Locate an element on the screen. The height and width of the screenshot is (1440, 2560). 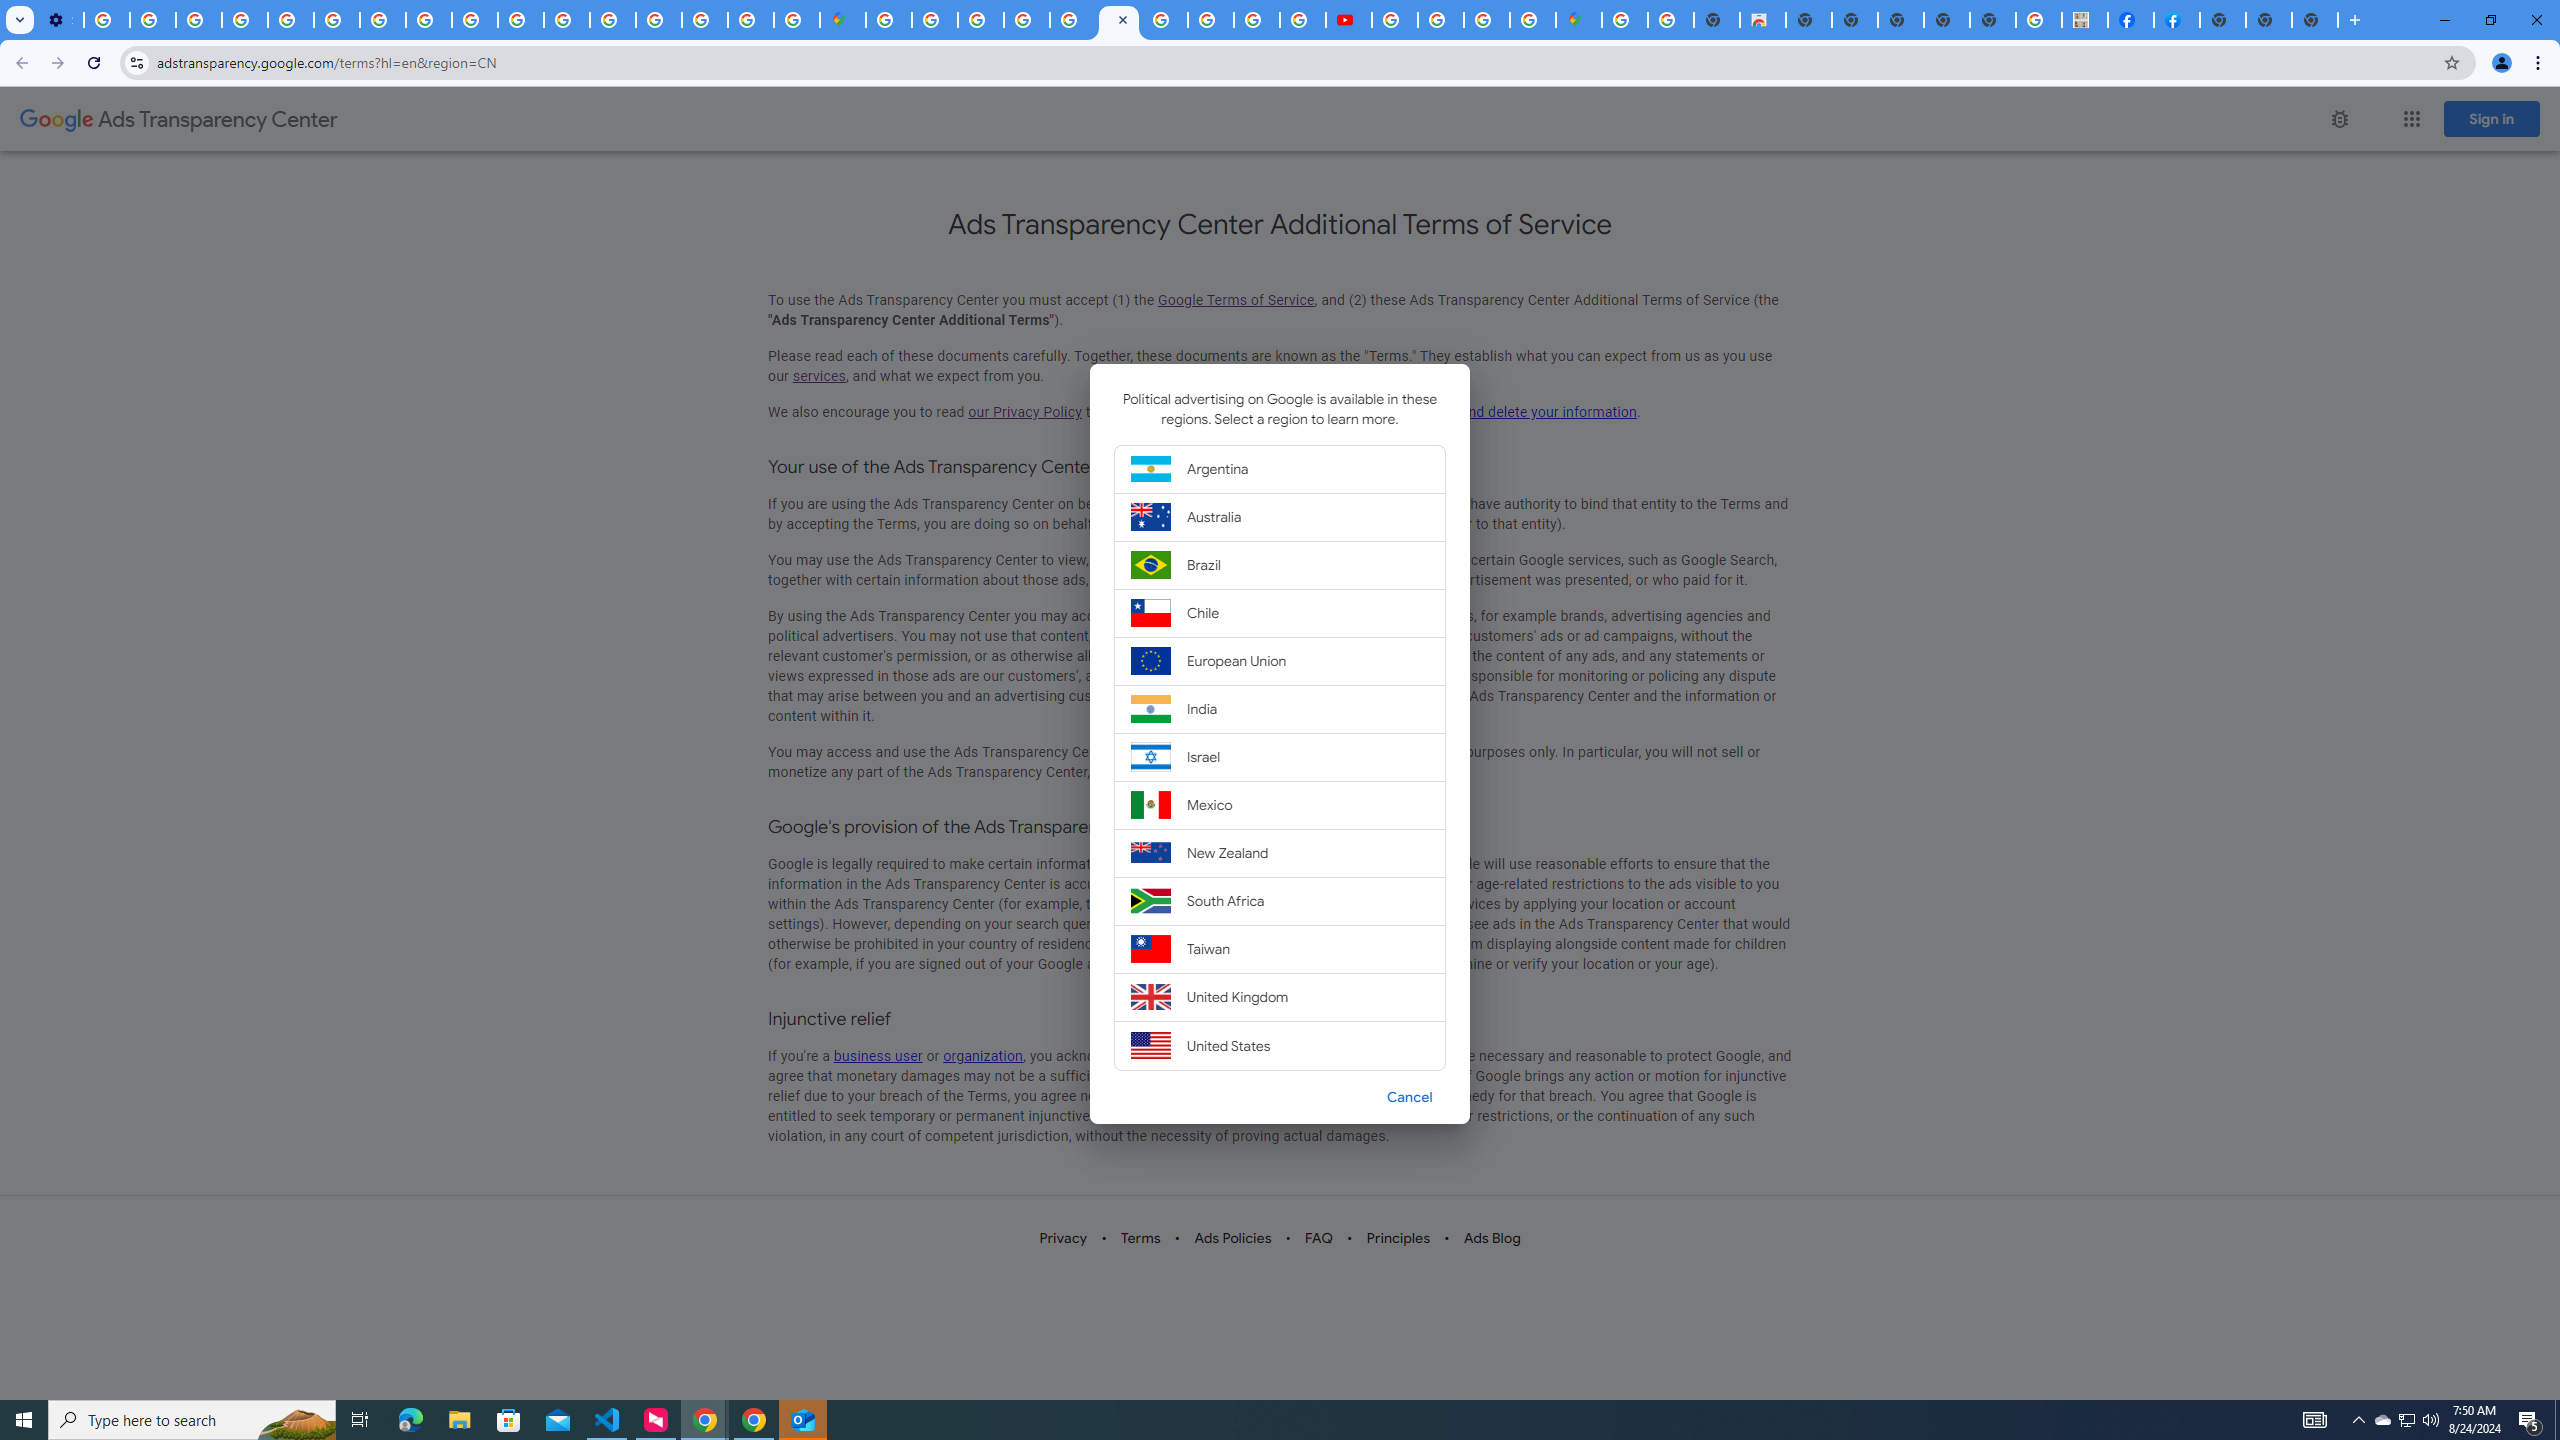
'Go to Ads Transparency Center home page.' is located at coordinates (179, 119).